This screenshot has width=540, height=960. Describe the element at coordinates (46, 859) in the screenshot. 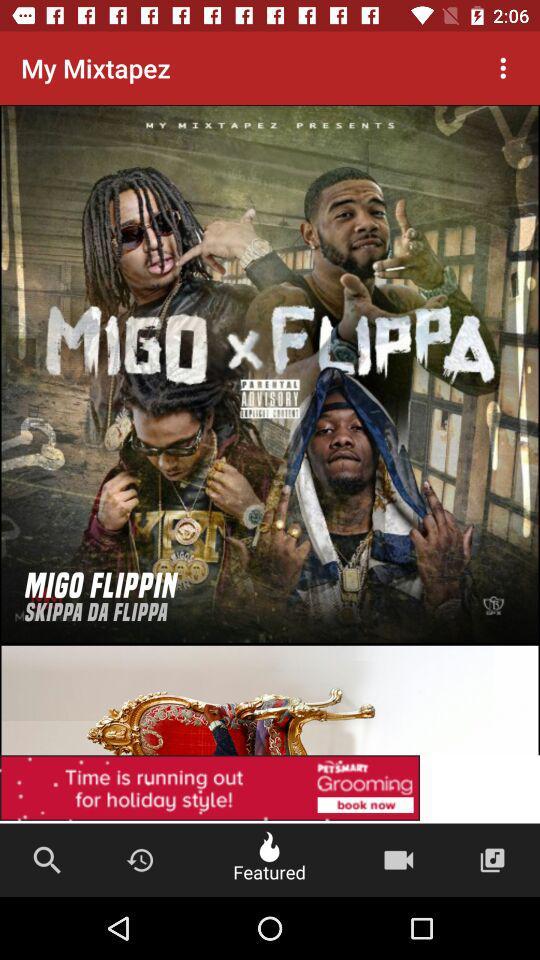

I see `search icon` at that location.